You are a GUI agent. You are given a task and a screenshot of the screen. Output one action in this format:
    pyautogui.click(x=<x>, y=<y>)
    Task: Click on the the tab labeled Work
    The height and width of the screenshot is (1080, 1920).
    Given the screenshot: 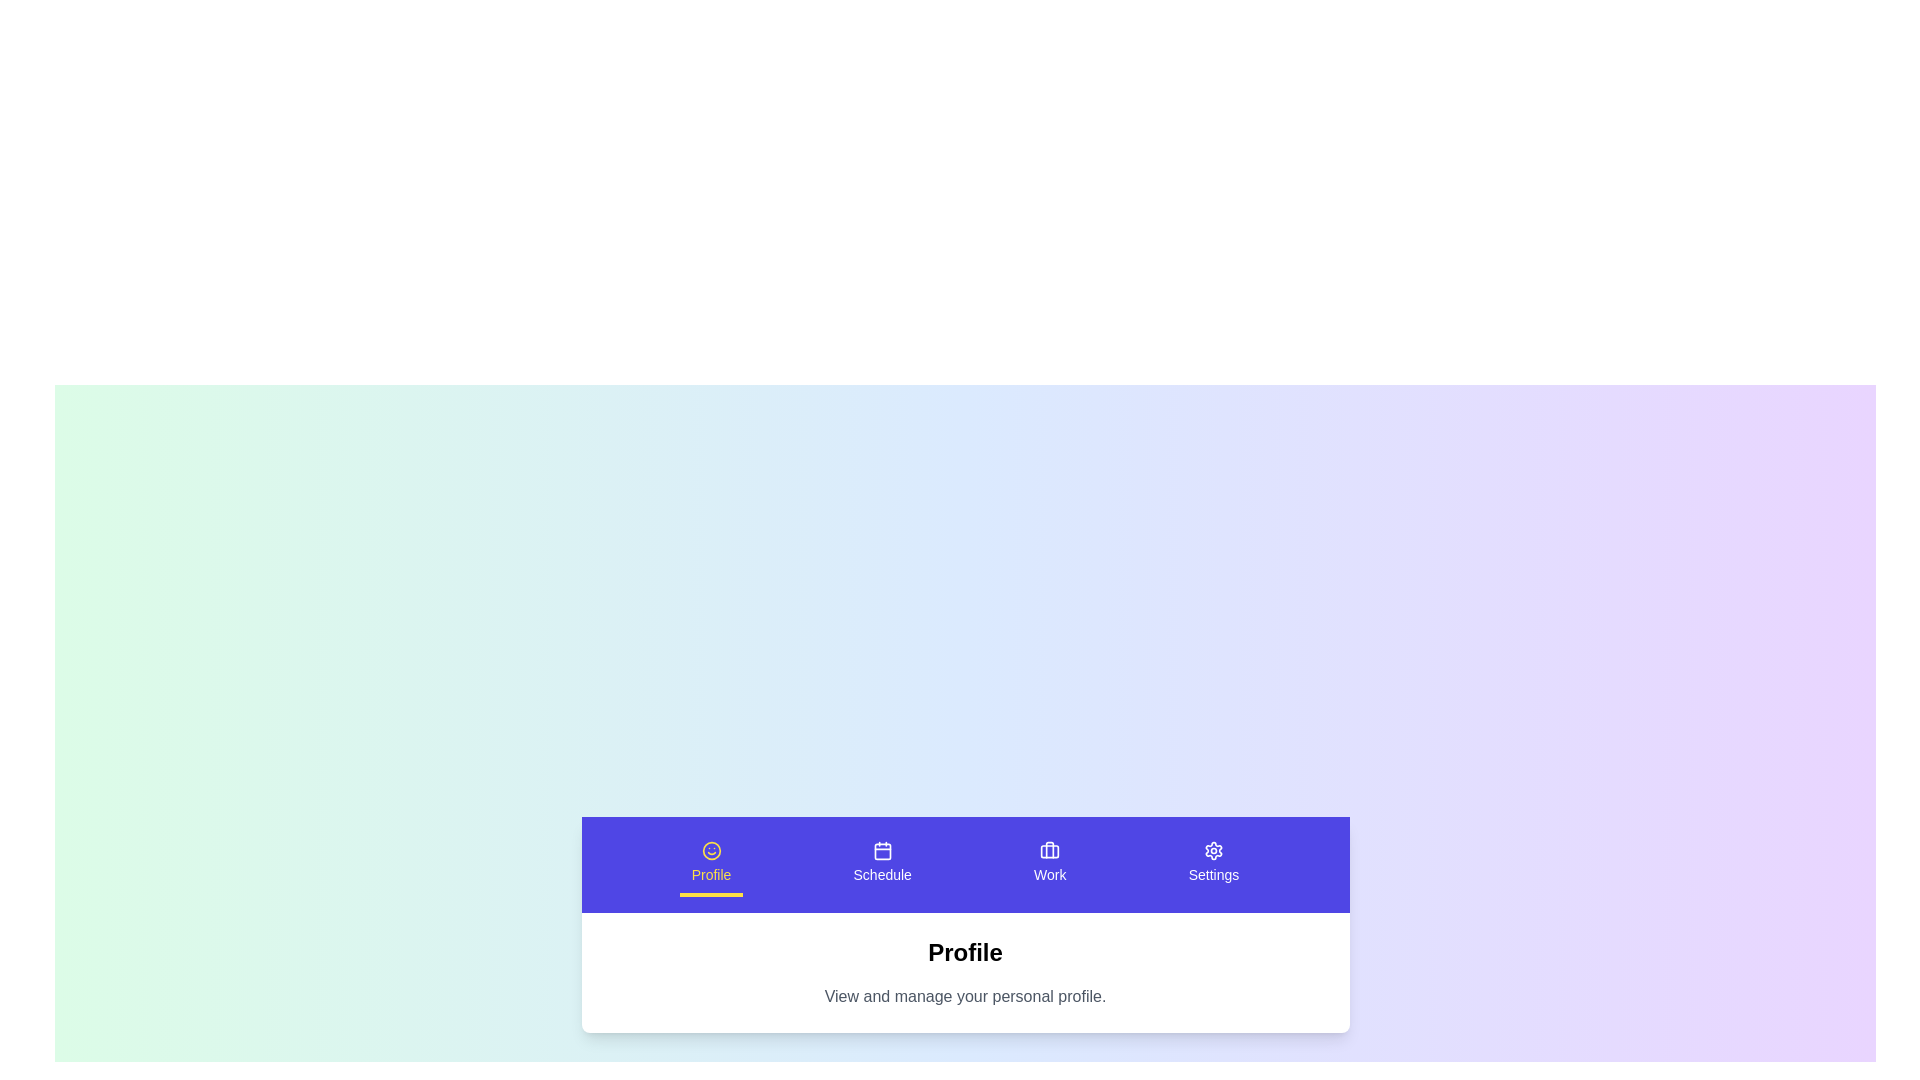 What is the action you would take?
    pyautogui.click(x=1049, y=863)
    